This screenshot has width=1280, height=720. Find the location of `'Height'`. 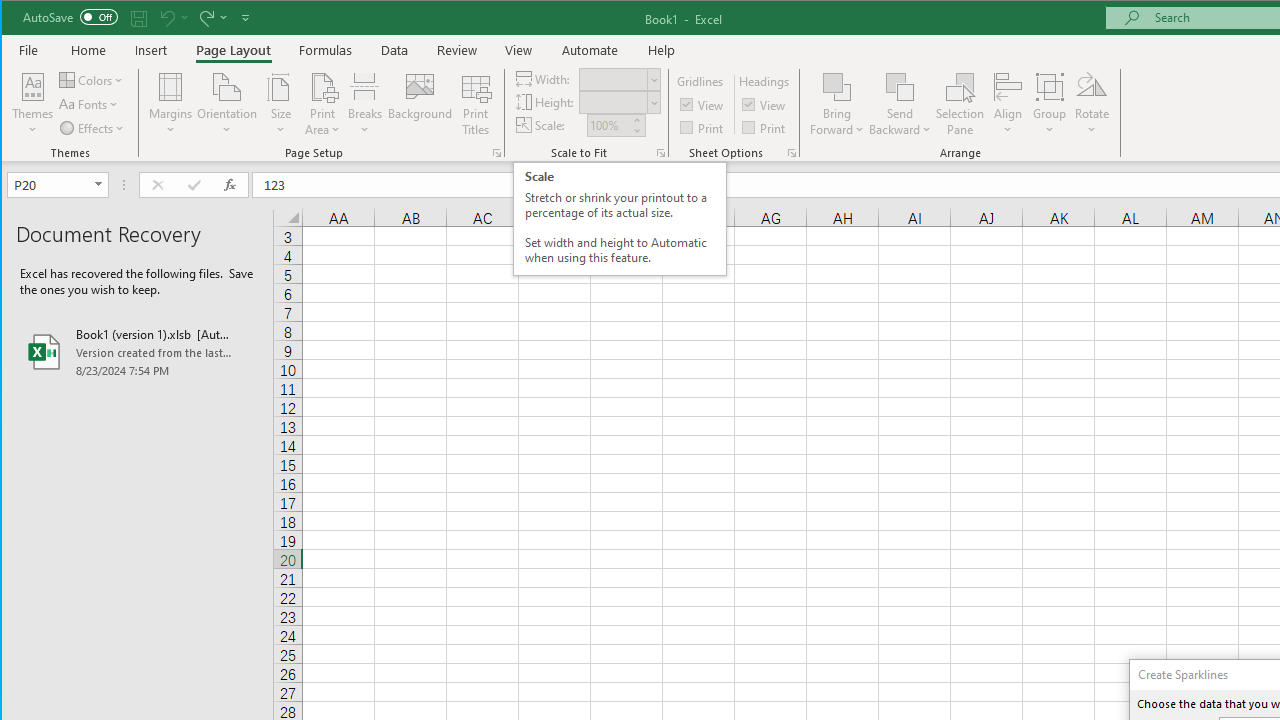

'Height' is located at coordinates (618, 102).